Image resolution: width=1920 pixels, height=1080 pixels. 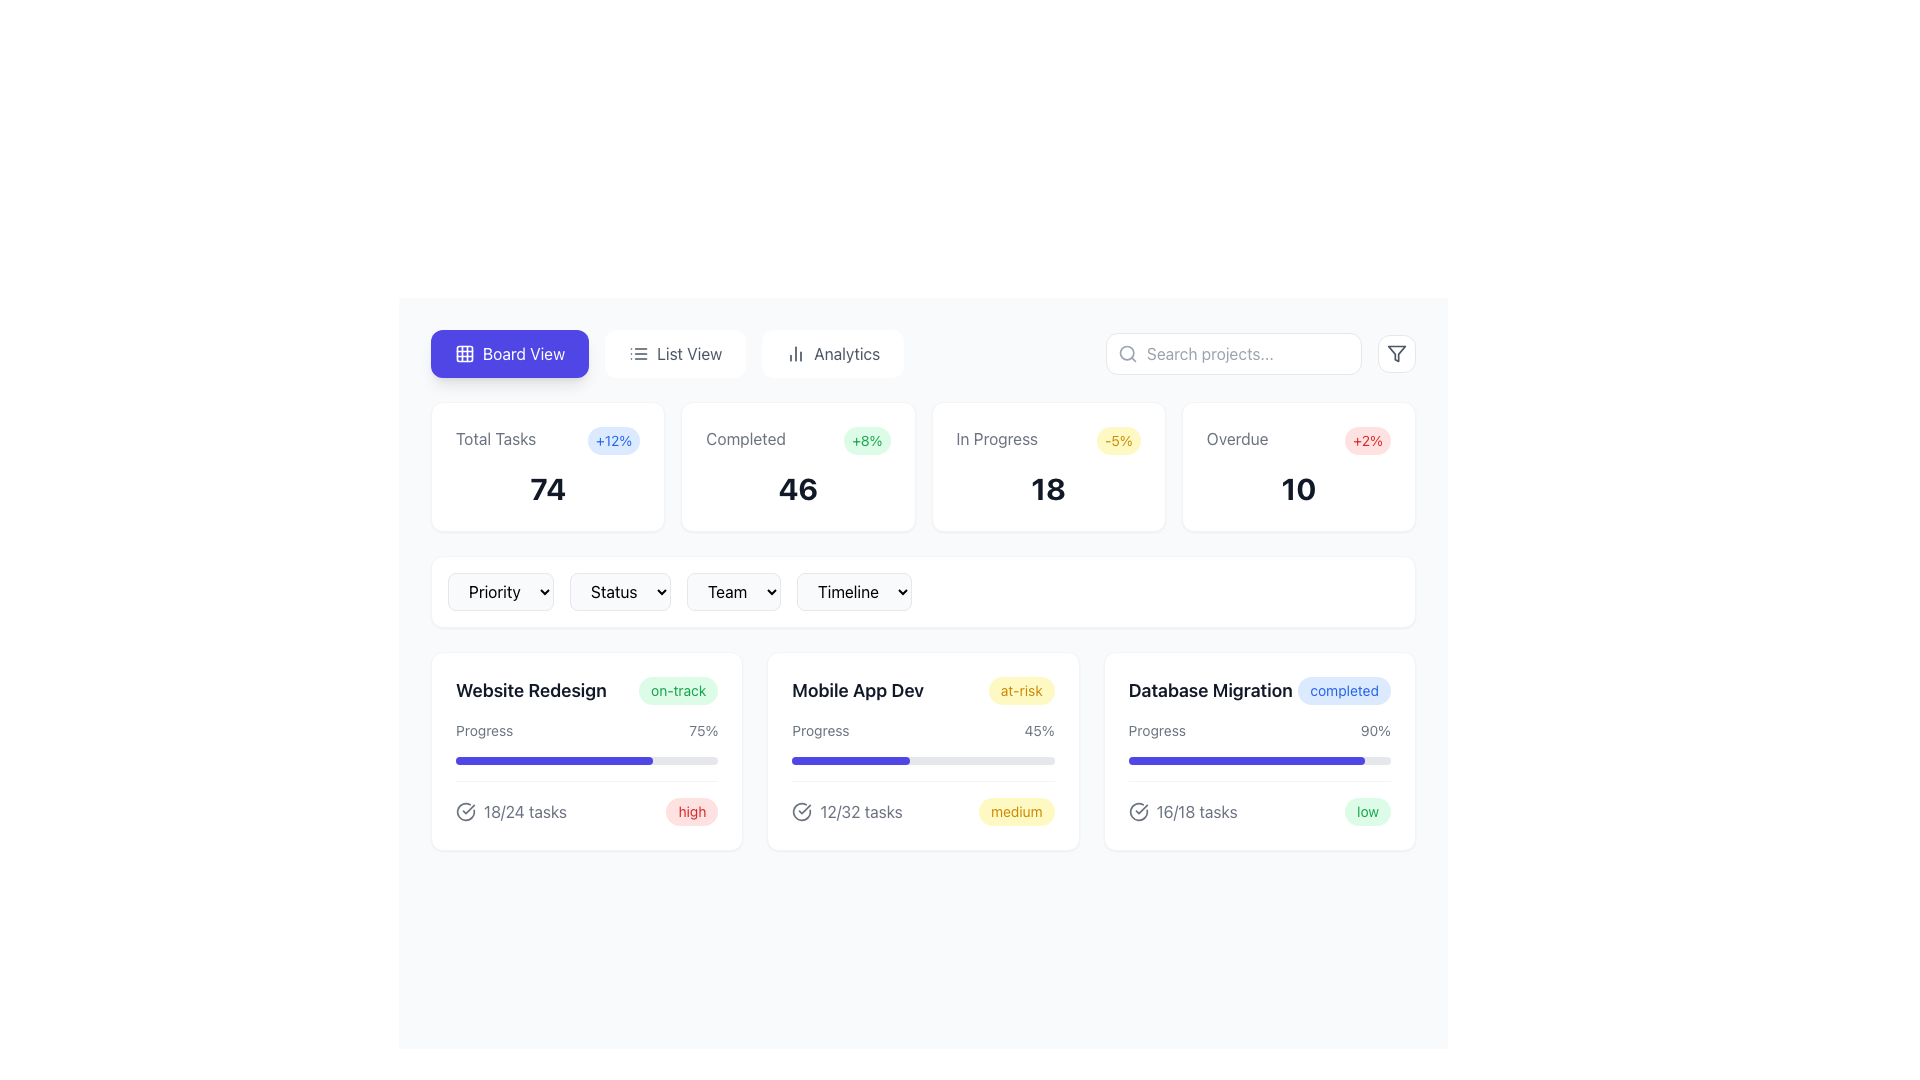 What do you see at coordinates (1117, 439) in the screenshot?
I see `information presented in the small pill-shaped badge displaying '-5%' with a light yellow background and dark yellow text, located to the right of the 'In Progress' label` at bounding box center [1117, 439].